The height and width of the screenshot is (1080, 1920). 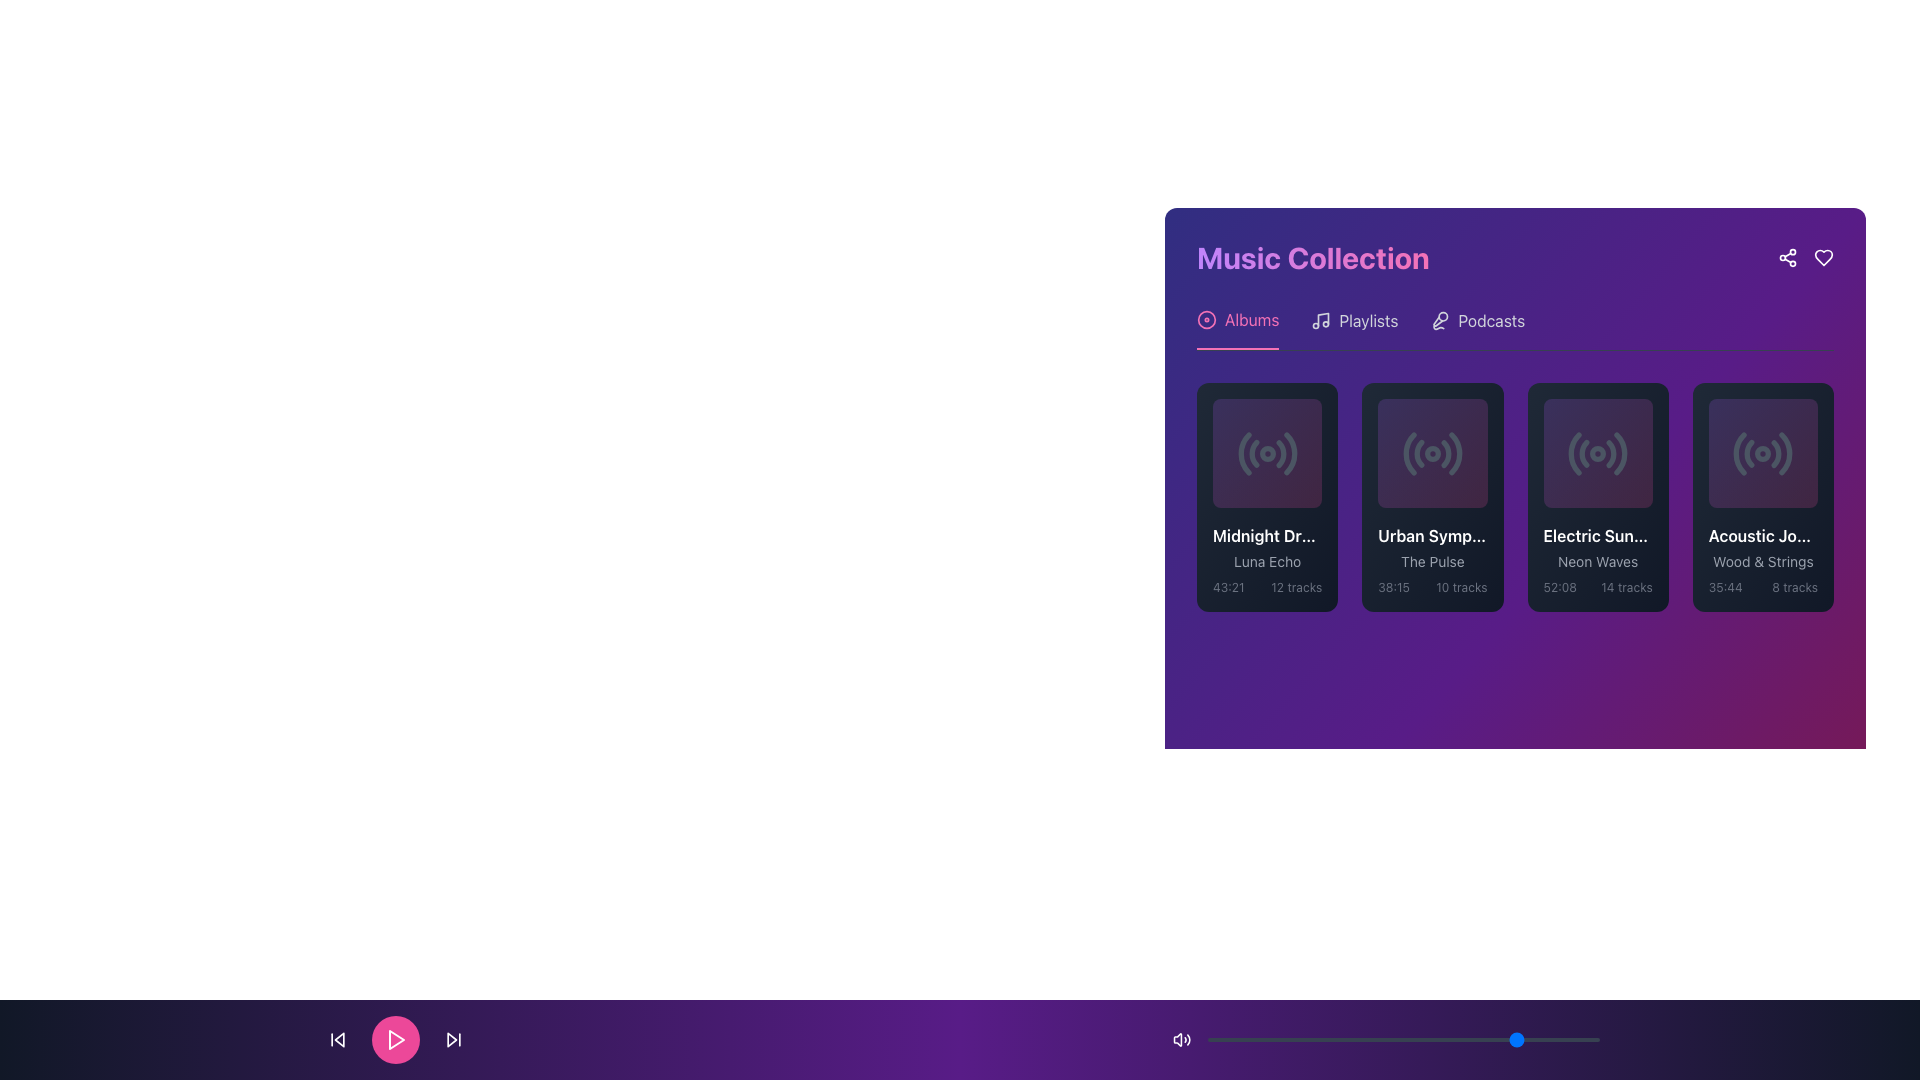 What do you see at coordinates (1431, 587) in the screenshot?
I see `the Text Label displaying '38:15' and '10 tracks' located at the bottom of the card labeled 'Urban Symphony - The Pulse'` at bounding box center [1431, 587].